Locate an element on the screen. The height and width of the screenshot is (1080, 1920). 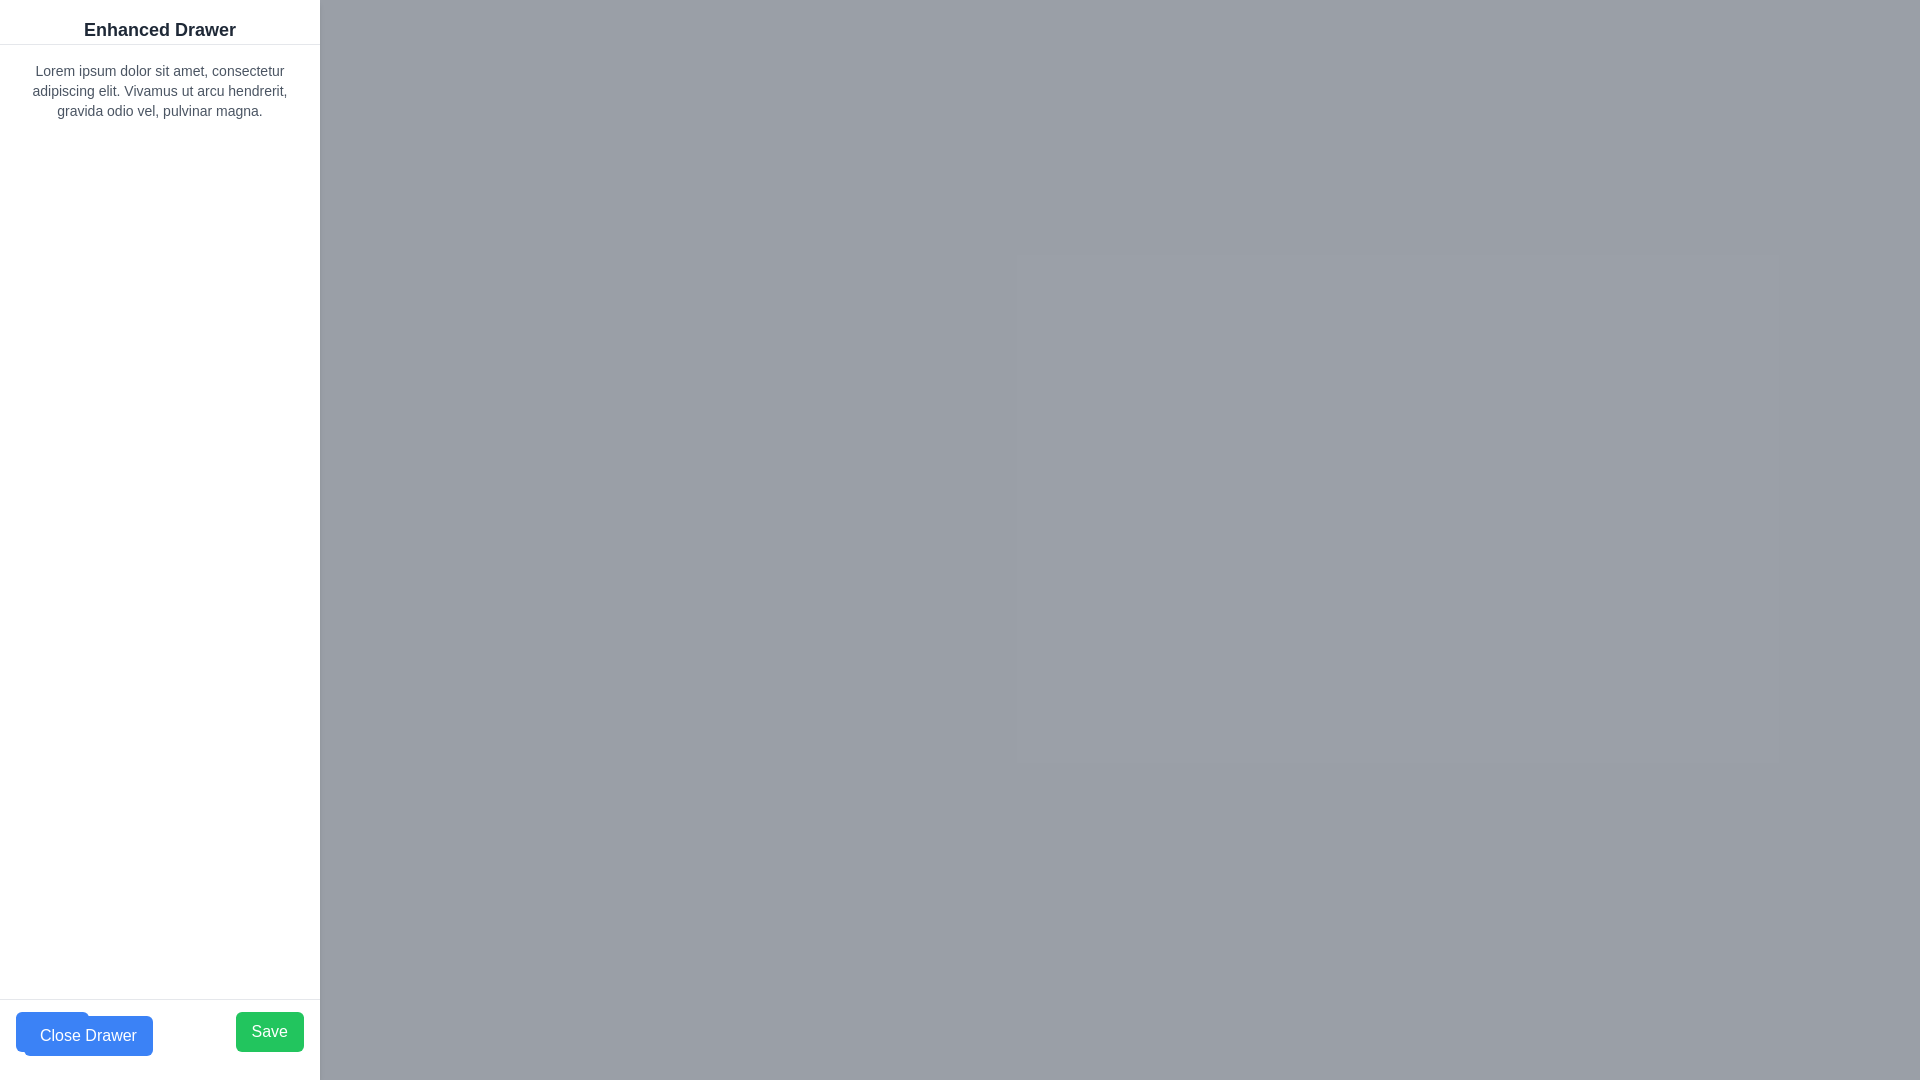
the Text block displaying descriptive information located beneath the 'Enhanced Drawer' header on the left panel of the interface is located at coordinates (158, 91).